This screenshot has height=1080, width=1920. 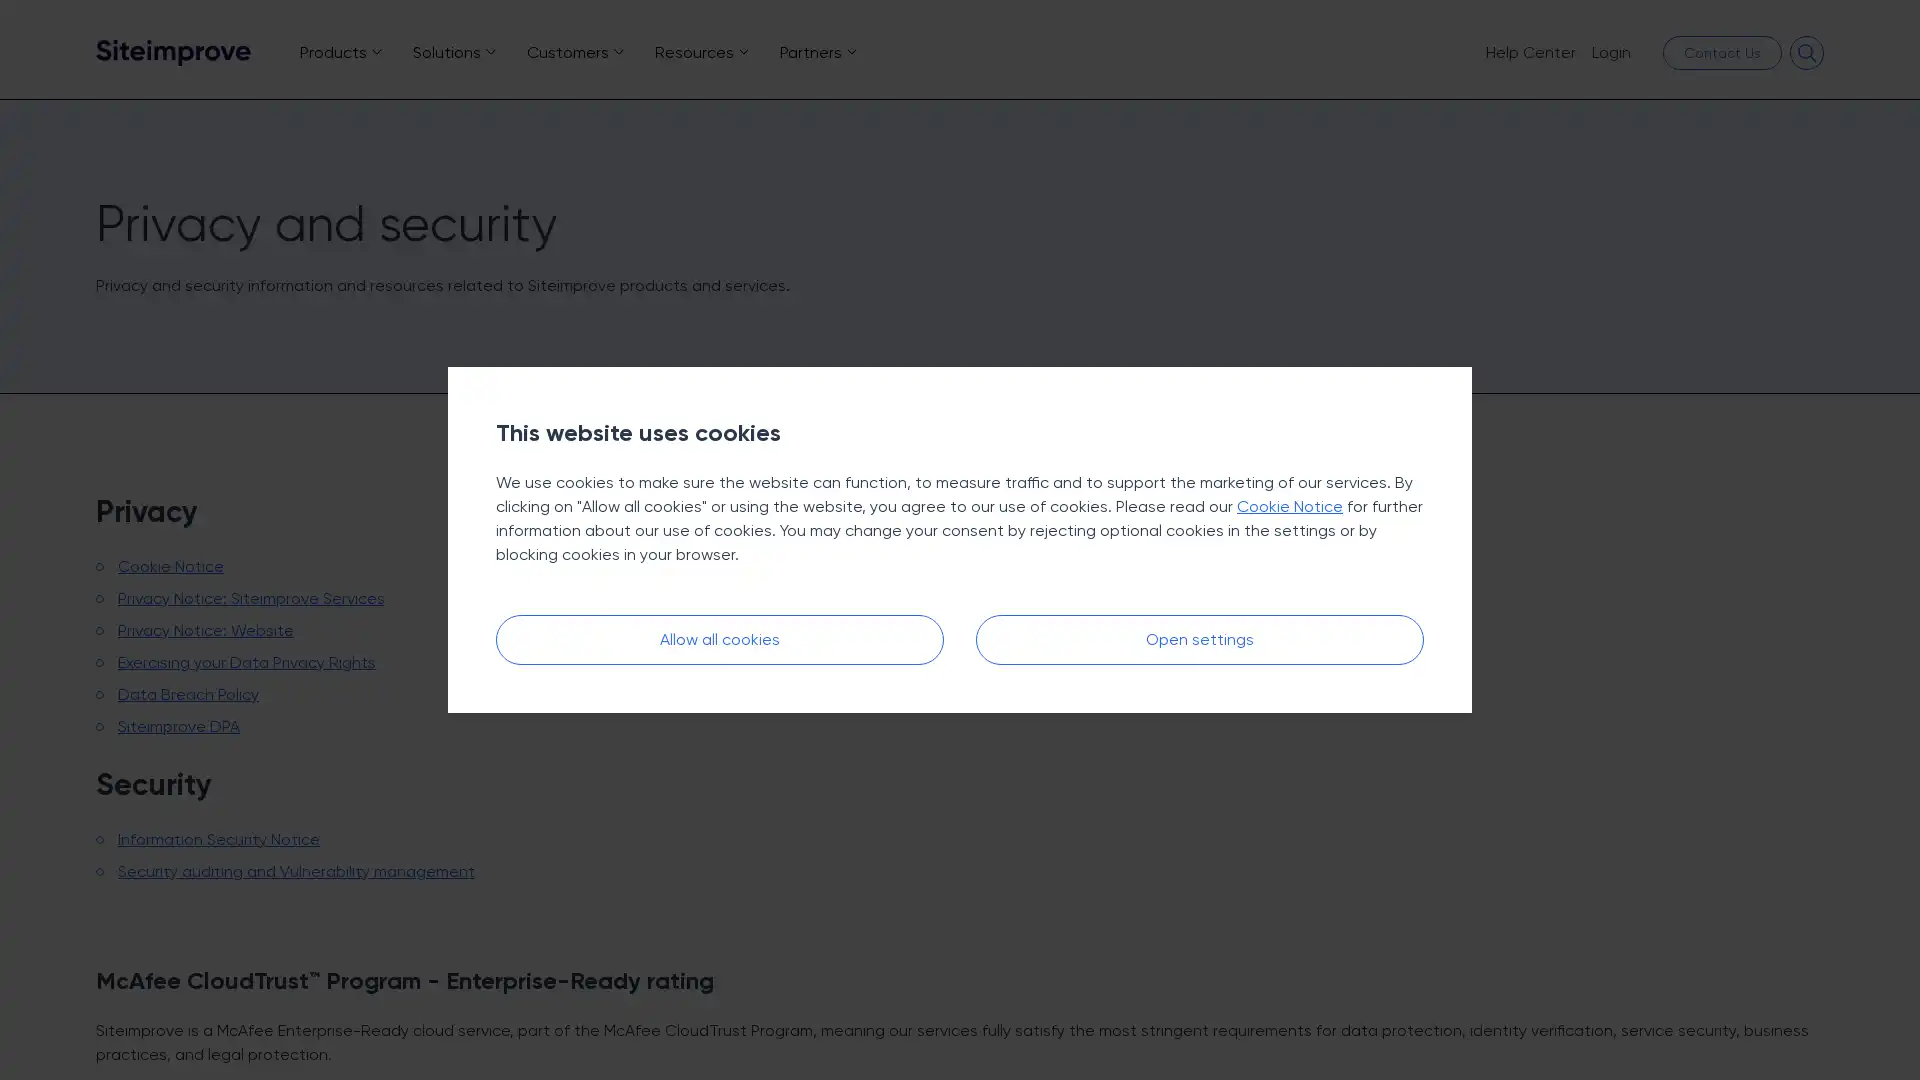 I want to click on Products, so click(x=339, y=50).